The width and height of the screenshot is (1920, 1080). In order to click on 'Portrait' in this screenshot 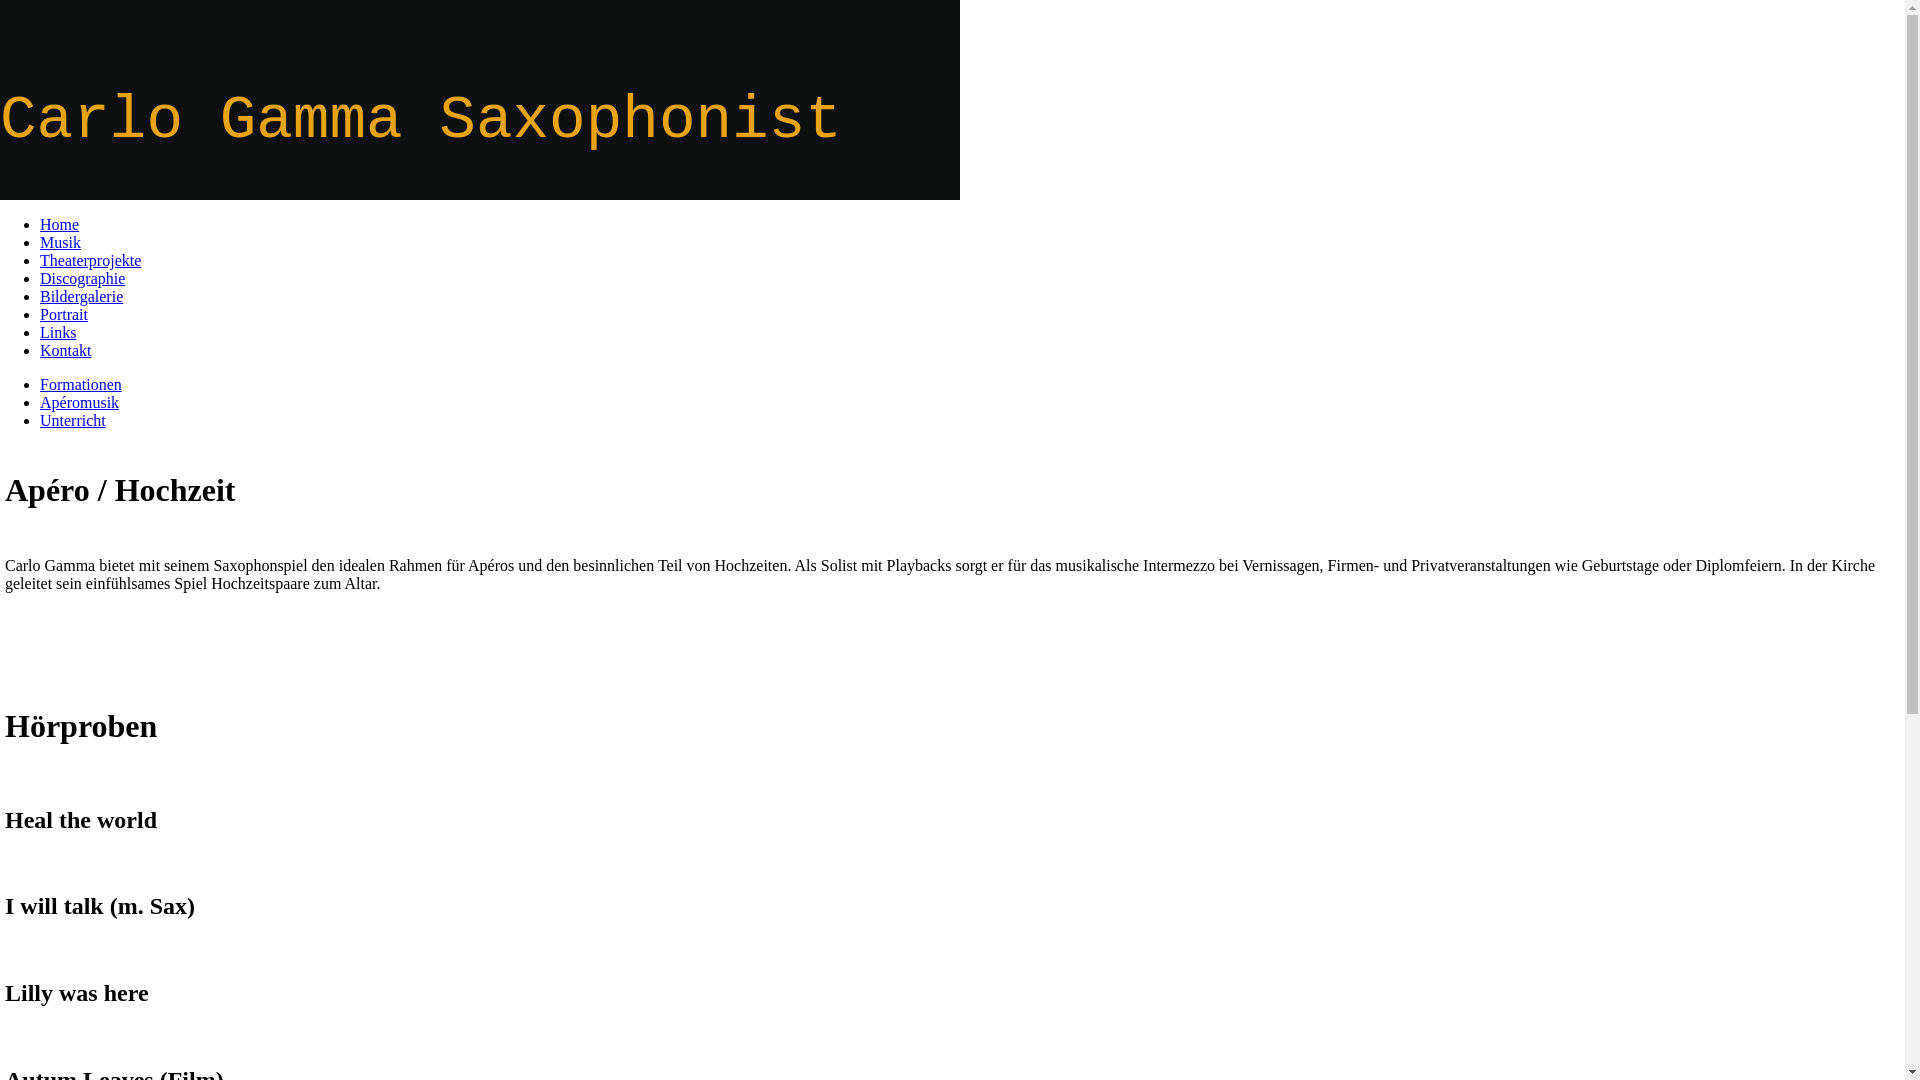, I will do `click(63, 314)`.